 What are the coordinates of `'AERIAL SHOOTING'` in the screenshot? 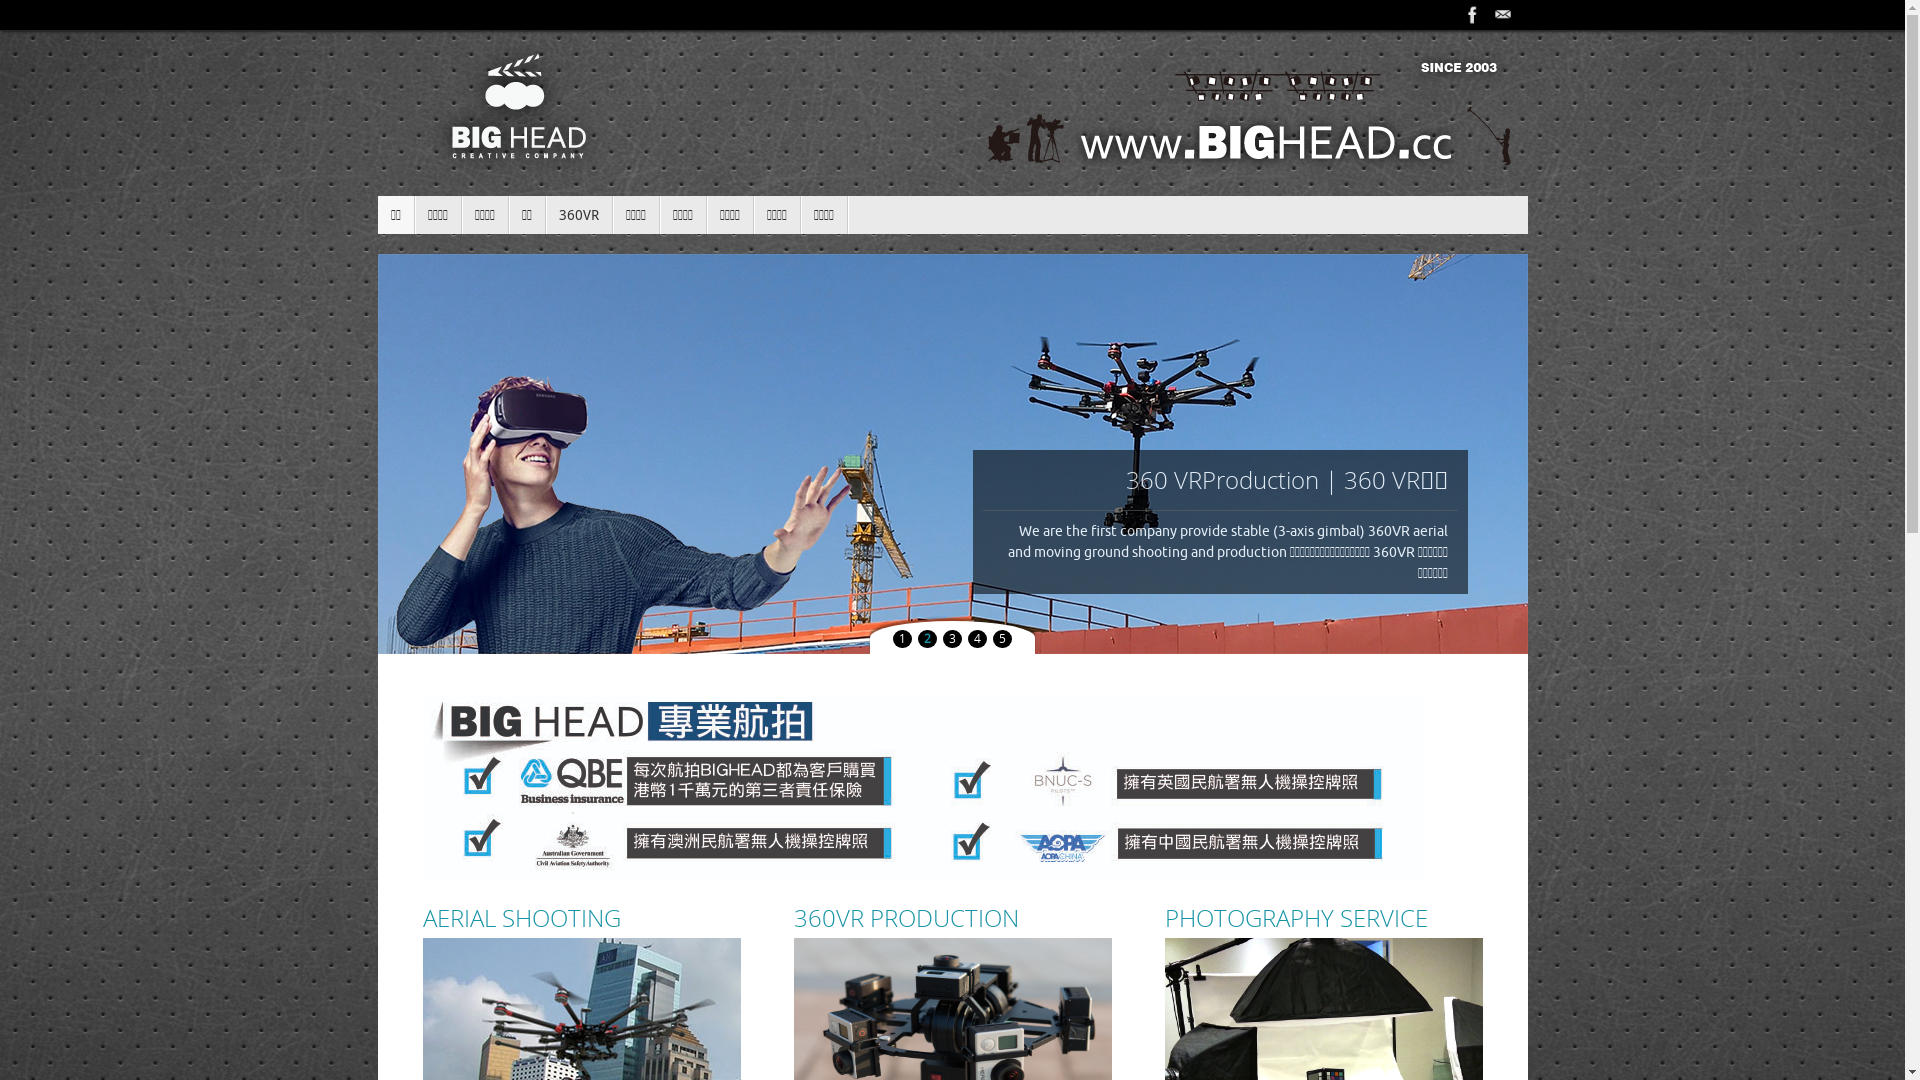 It's located at (579, 918).